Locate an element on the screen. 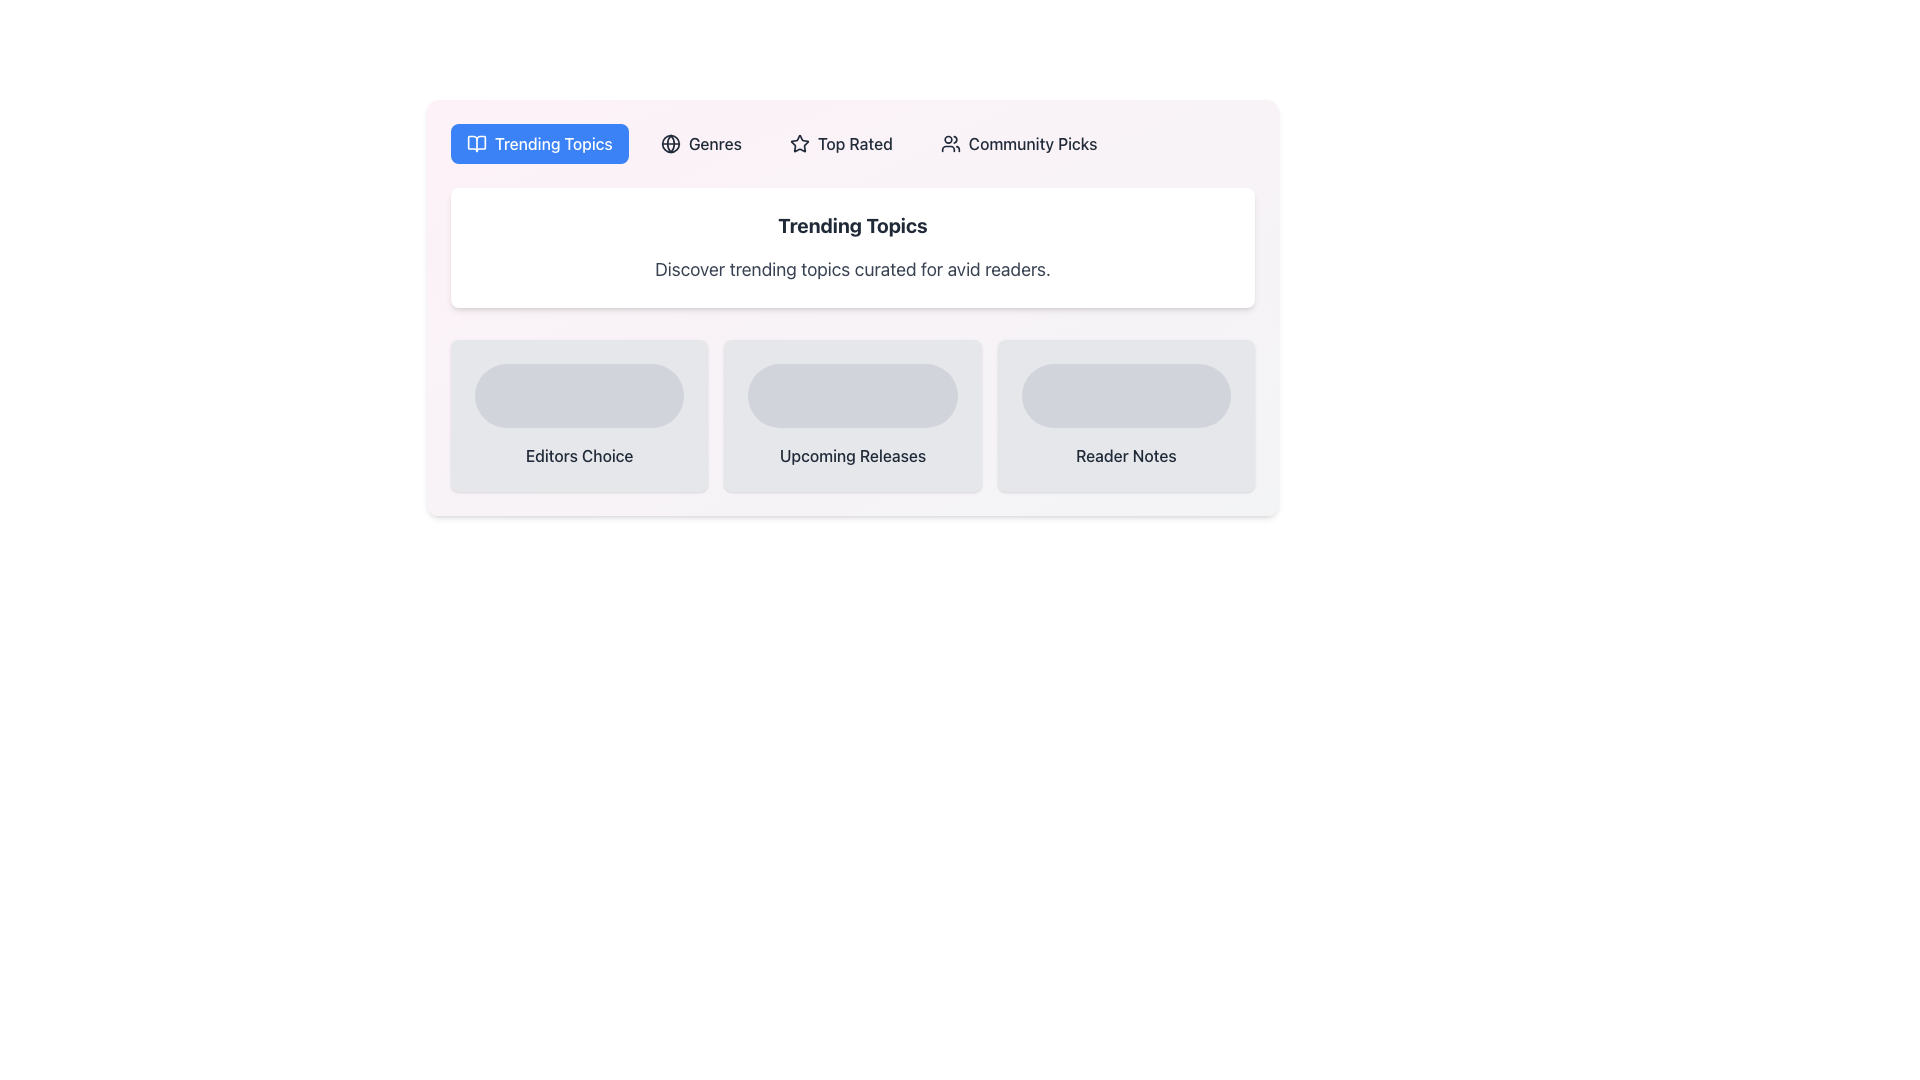 This screenshot has height=1080, width=1920. the blue button labeled 'Trending Topics' with an open book icon is located at coordinates (539, 142).